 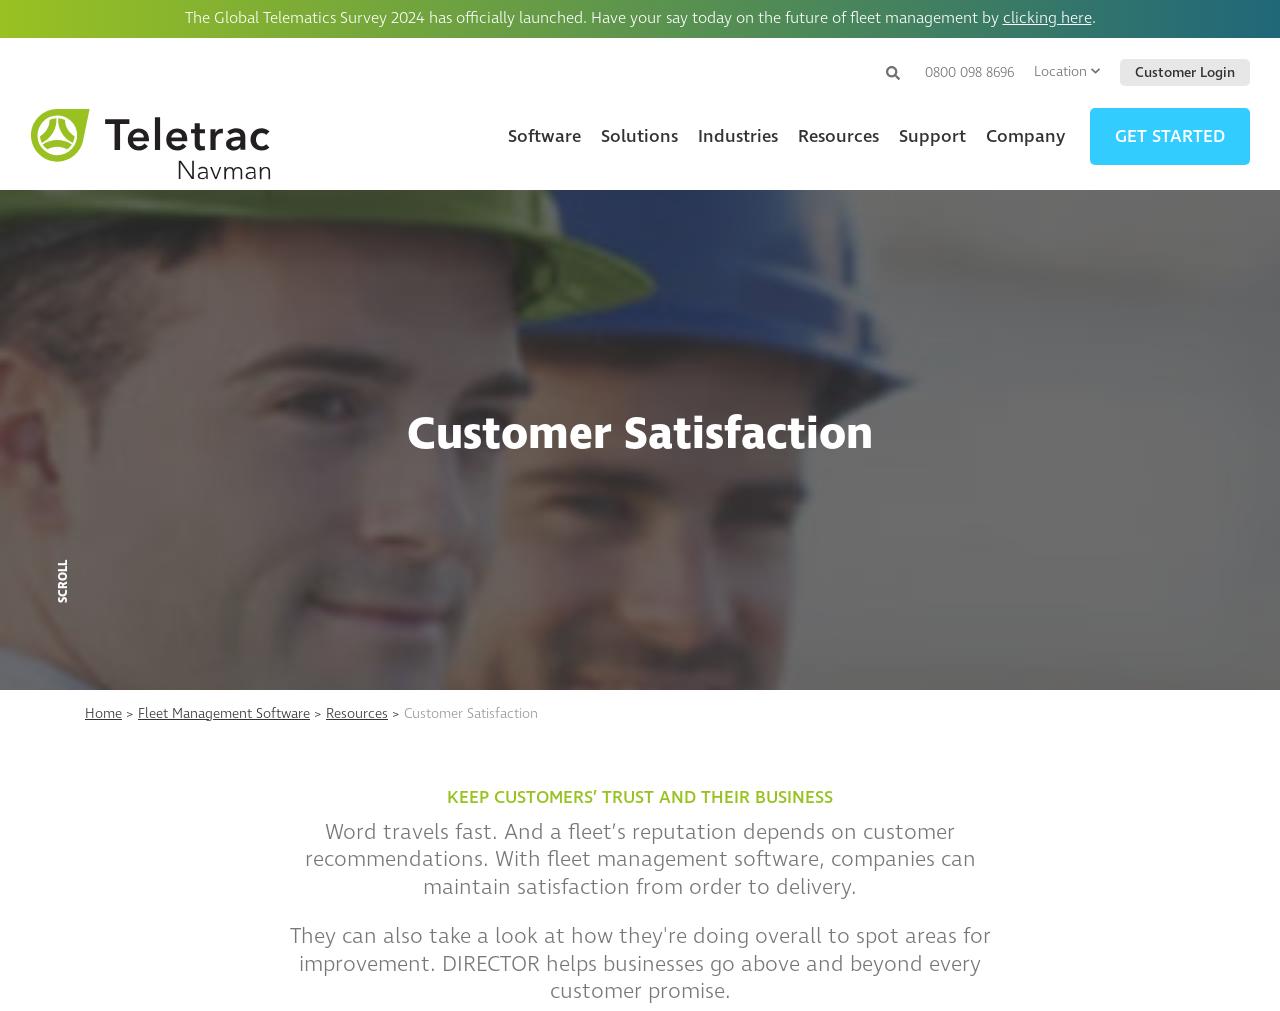 What do you see at coordinates (83, 711) in the screenshot?
I see `'Home'` at bounding box center [83, 711].